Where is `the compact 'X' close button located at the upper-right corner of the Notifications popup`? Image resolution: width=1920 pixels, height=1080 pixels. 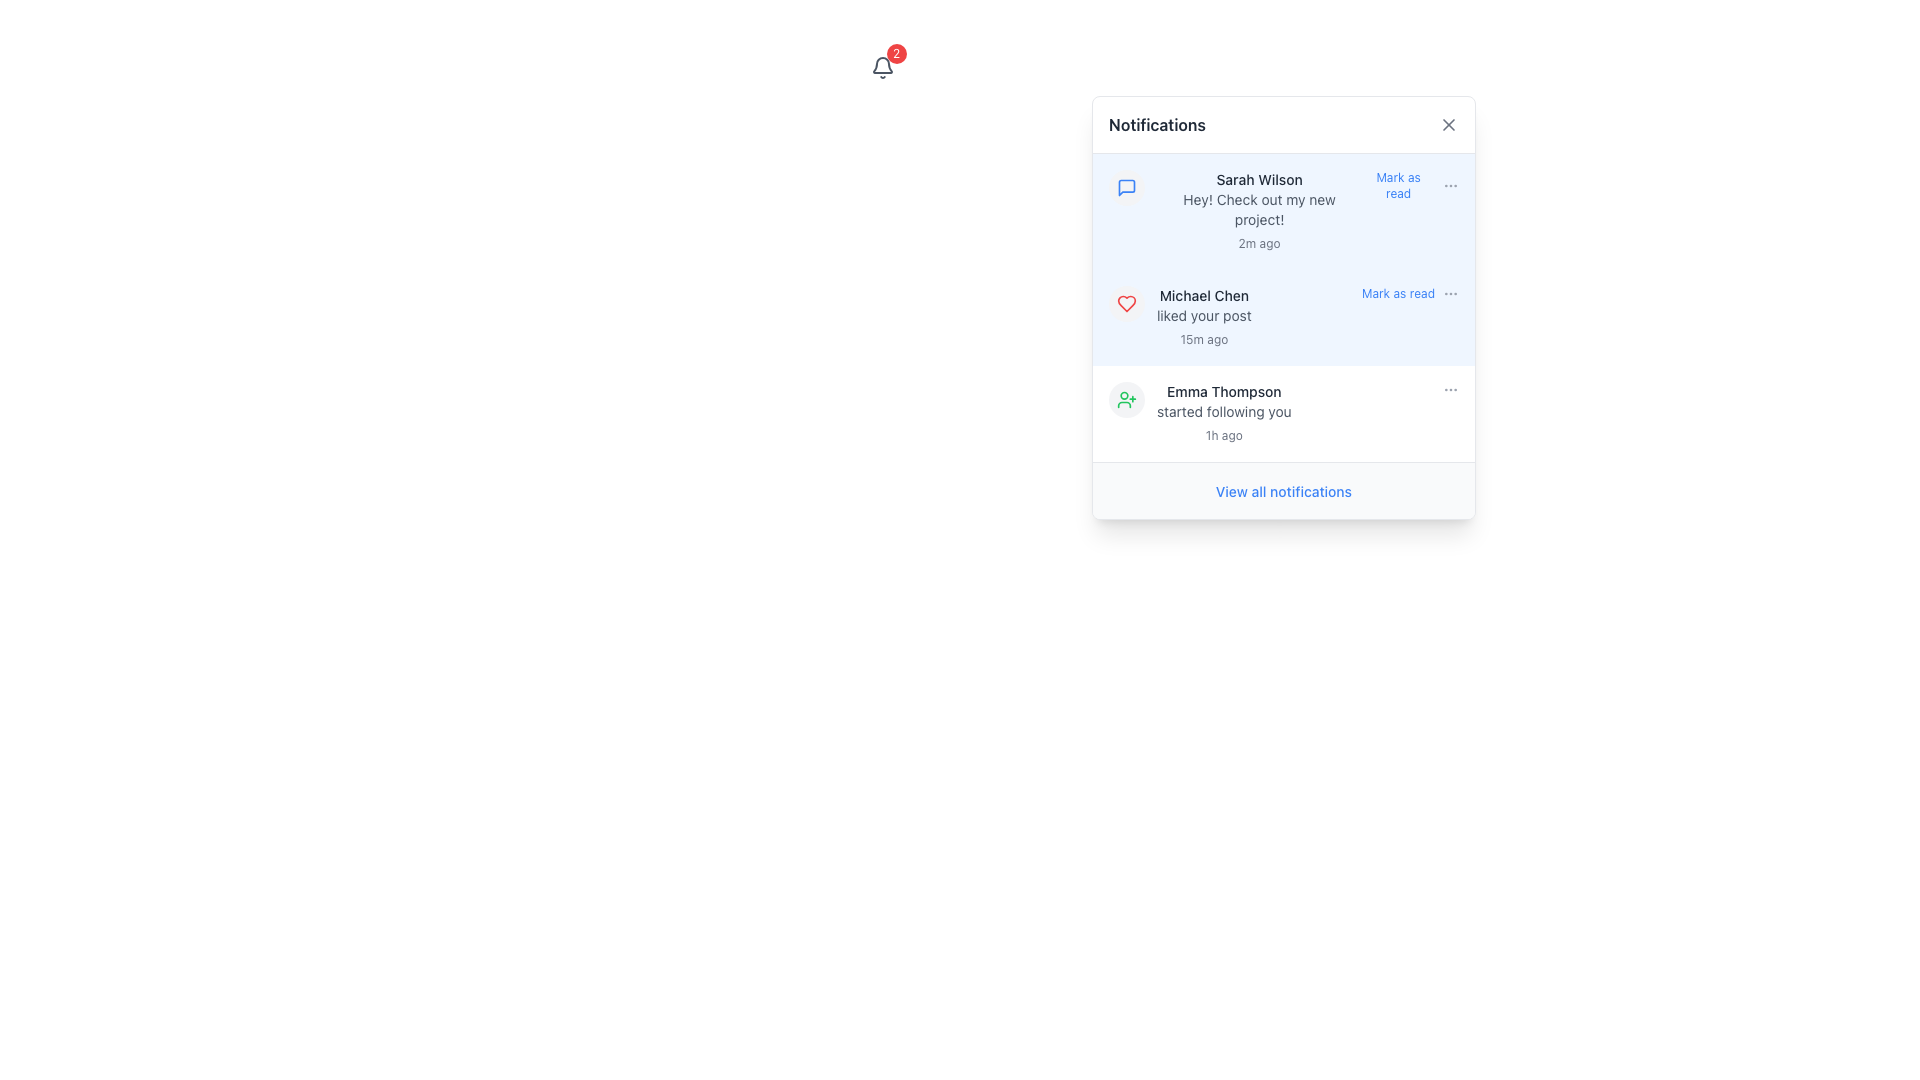 the compact 'X' close button located at the upper-right corner of the Notifications popup is located at coordinates (1449, 124).